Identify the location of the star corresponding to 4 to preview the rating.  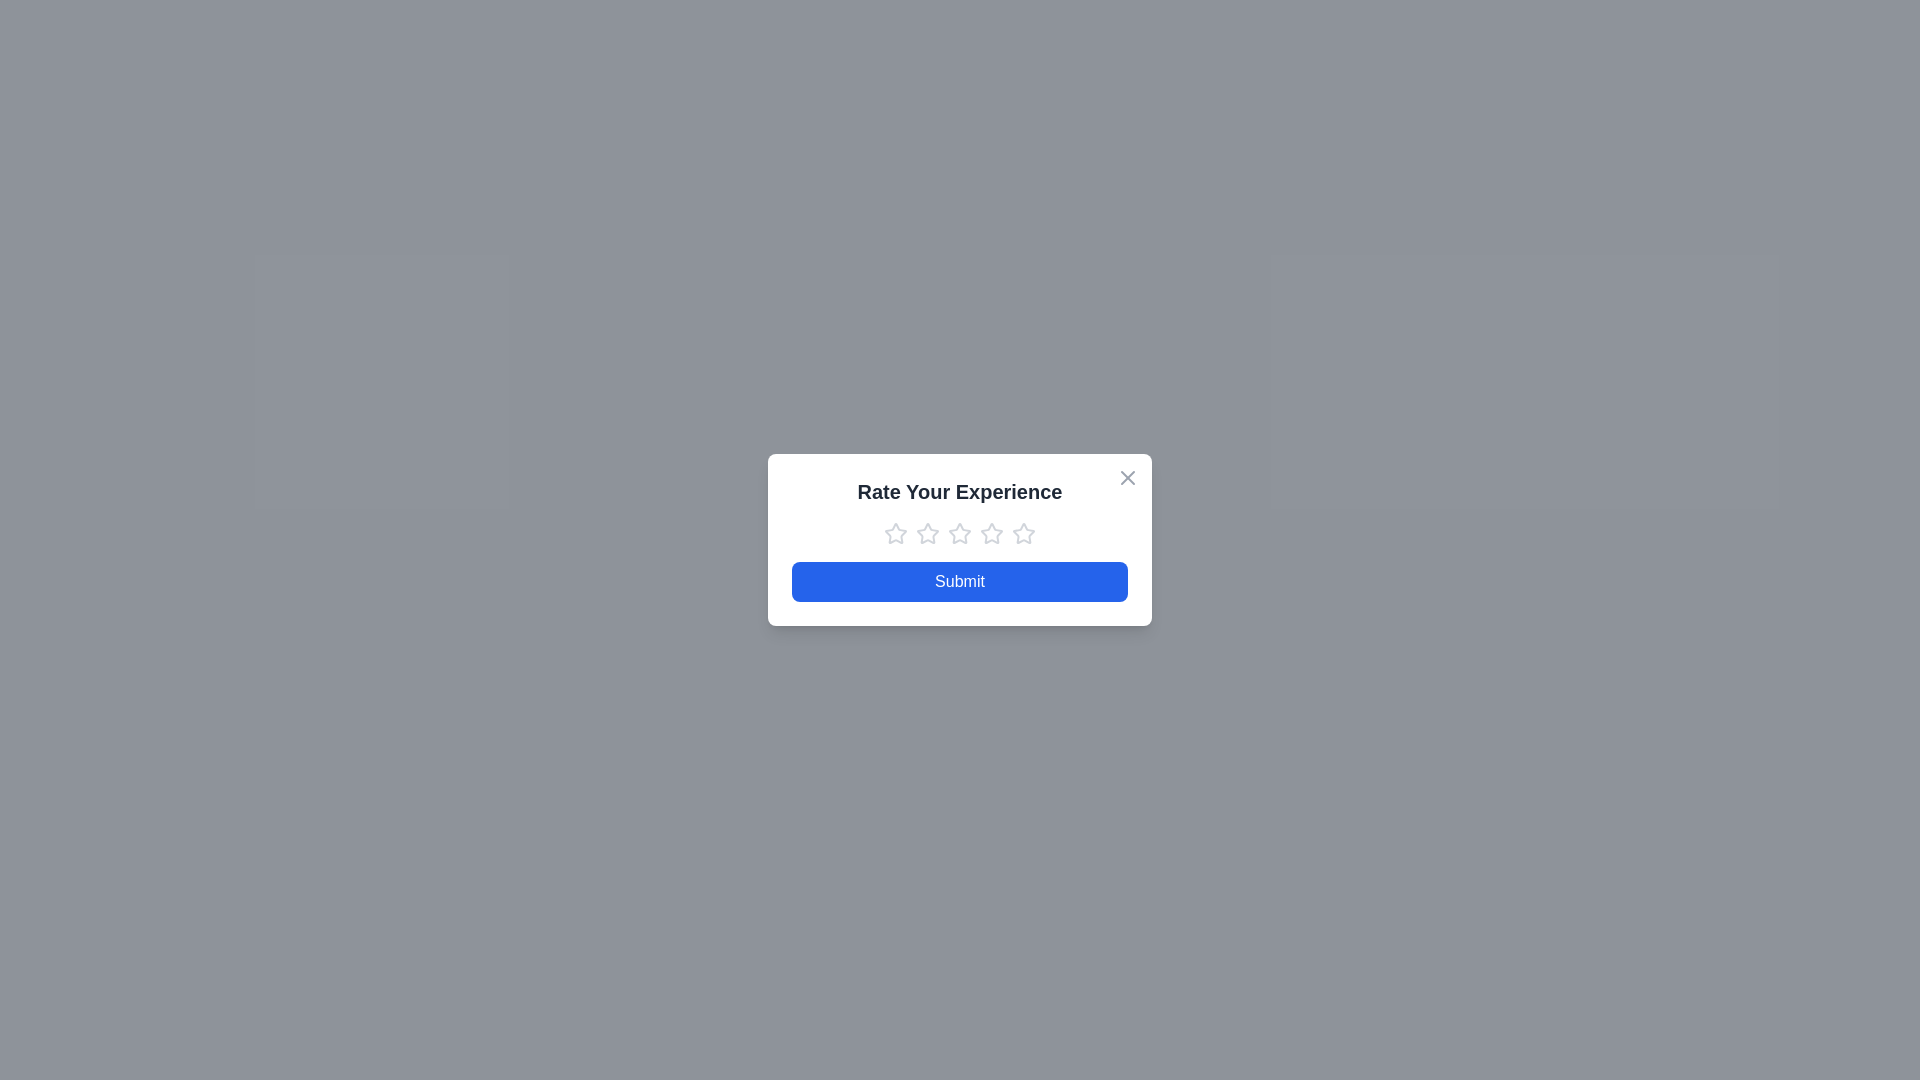
(992, 532).